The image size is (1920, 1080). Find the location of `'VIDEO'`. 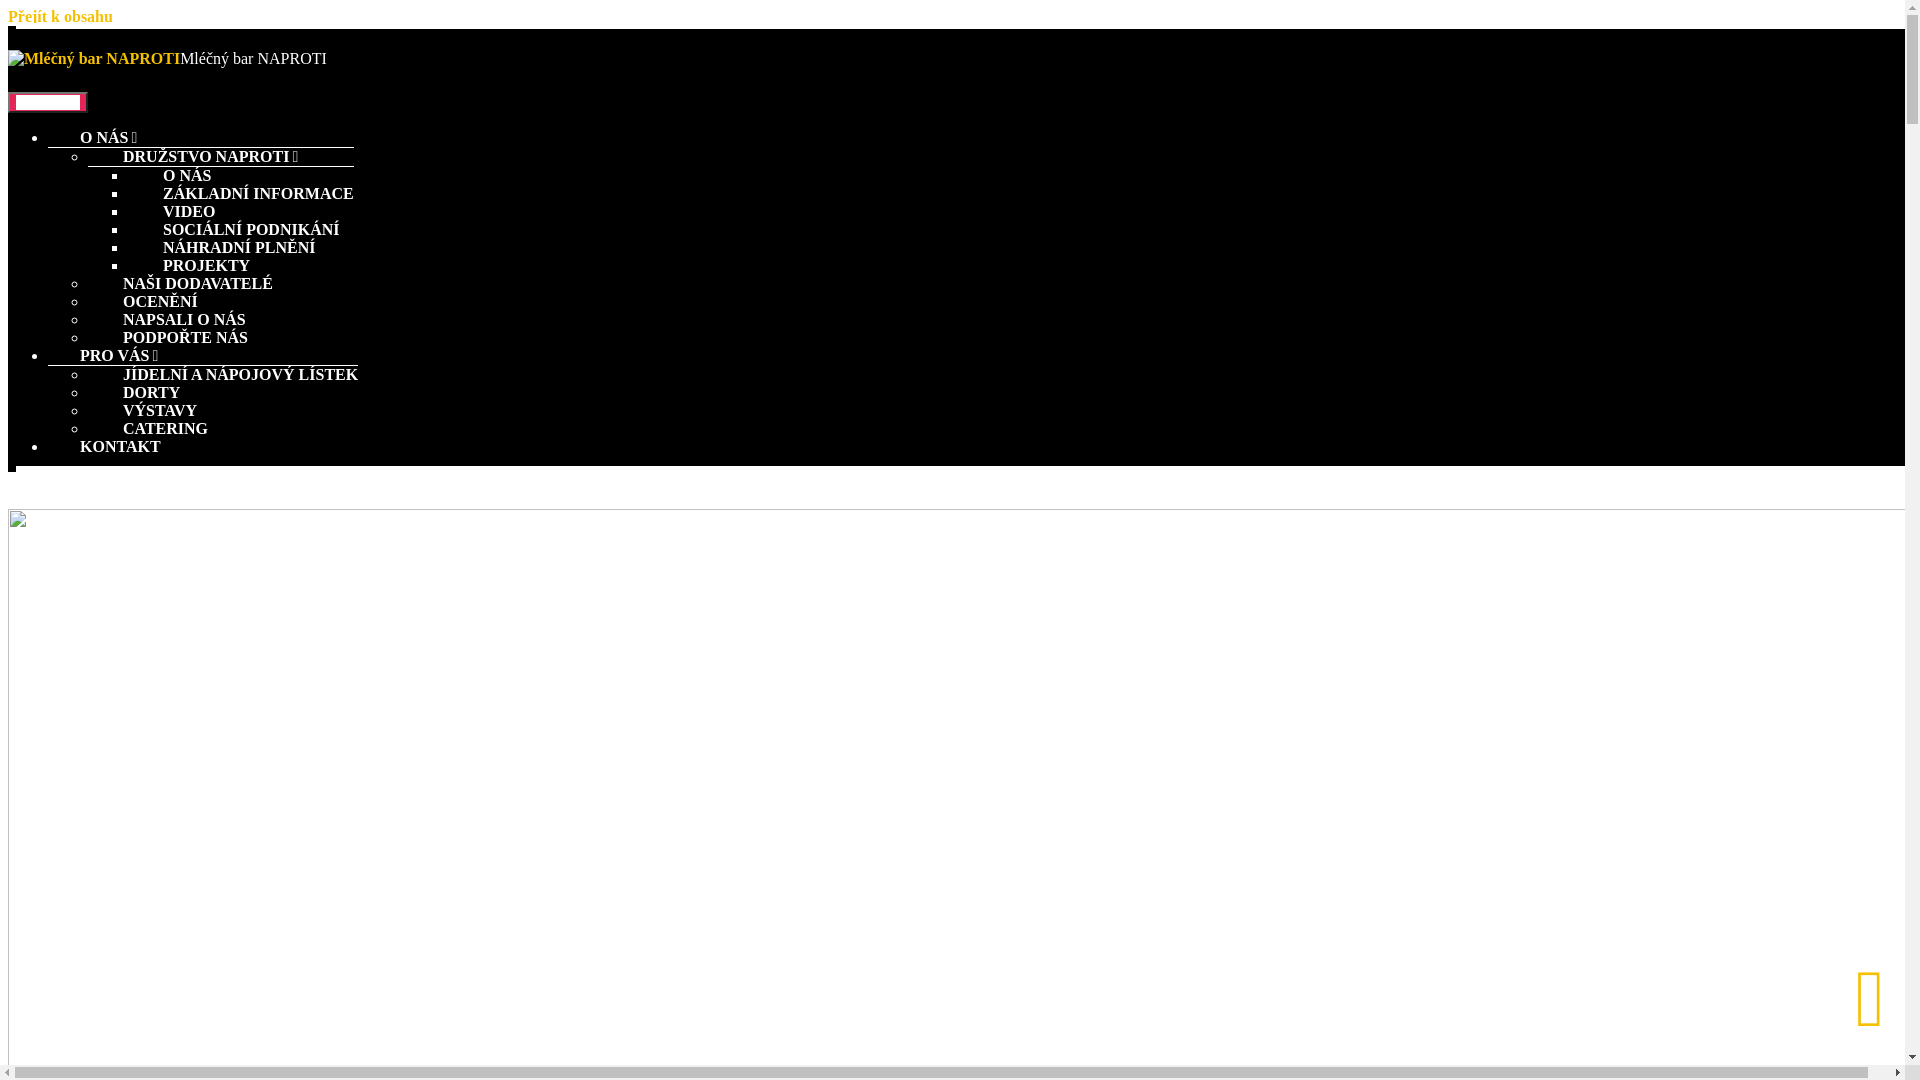

'VIDEO' is located at coordinates (171, 211).